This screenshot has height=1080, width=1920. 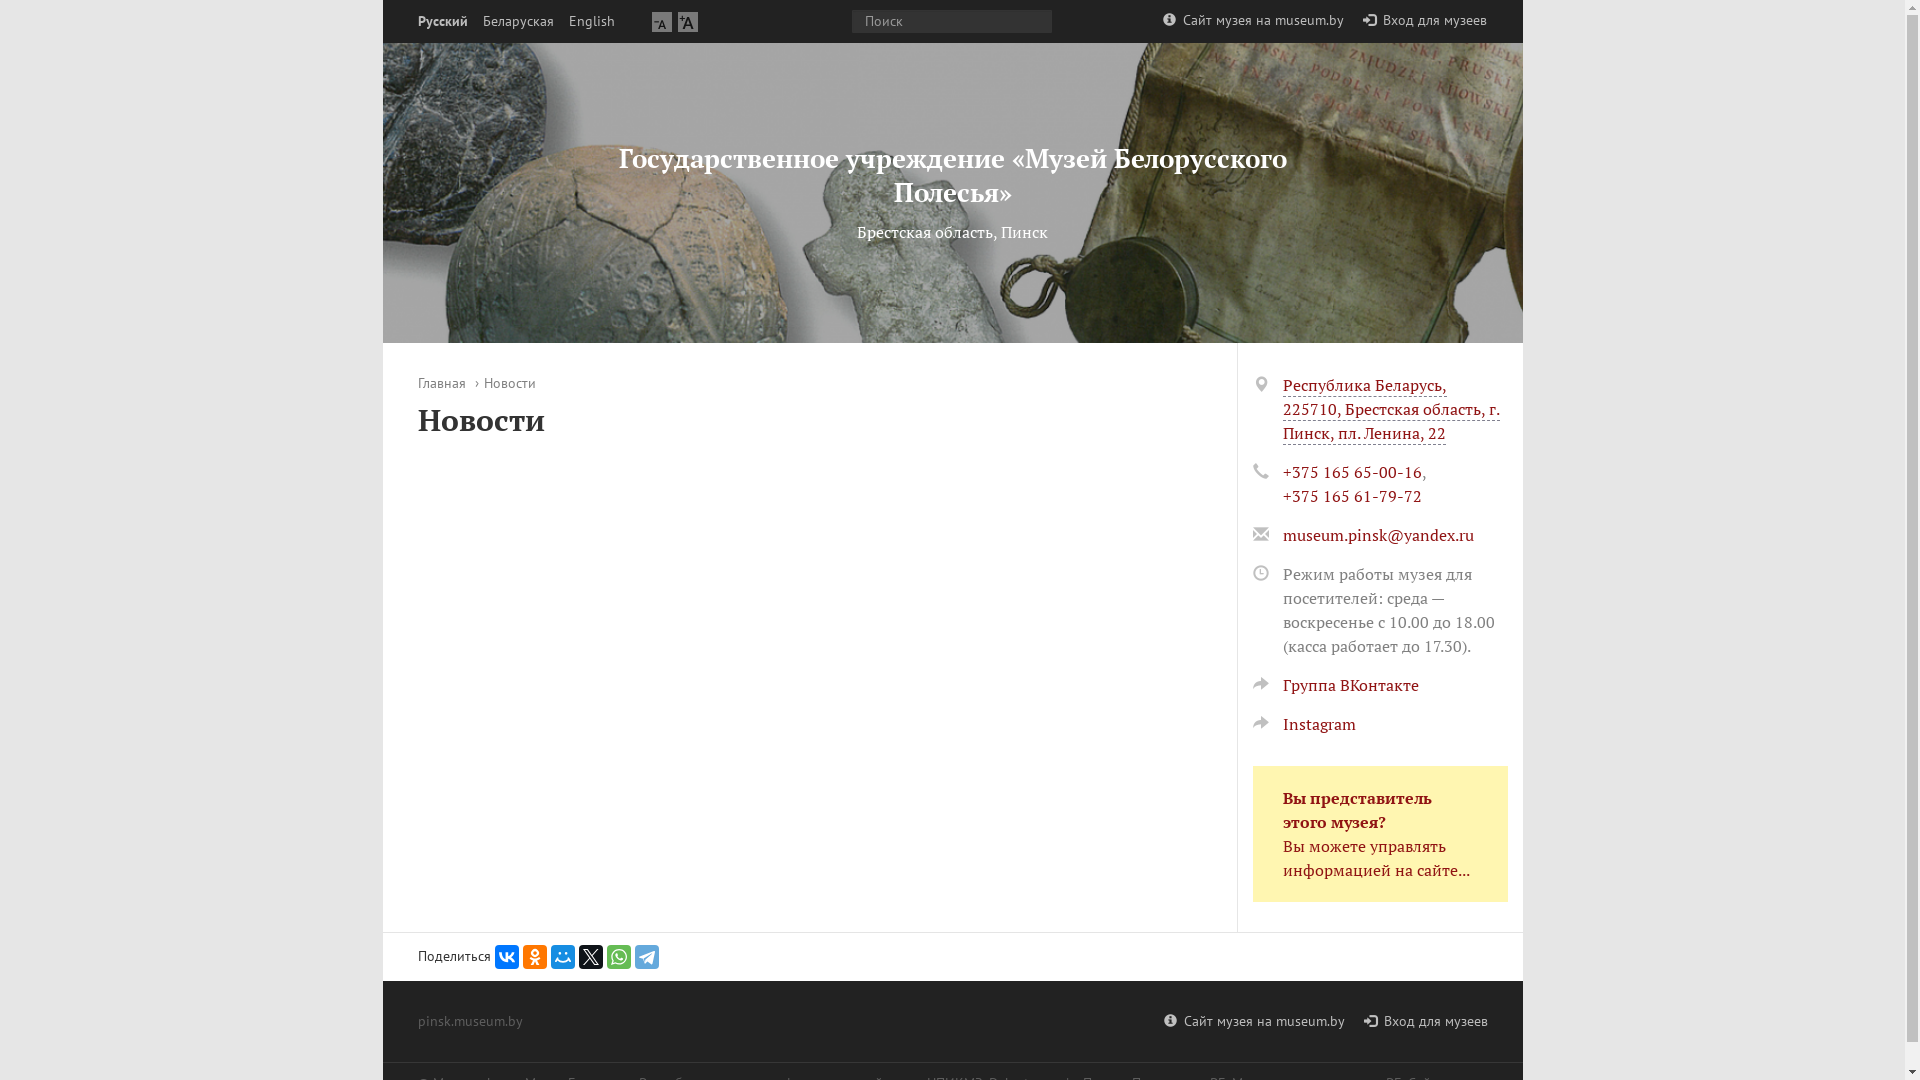 What do you see at coordinates (652, 21) in the screenshot?
I see `'A'` at bounding box center [652, 21].